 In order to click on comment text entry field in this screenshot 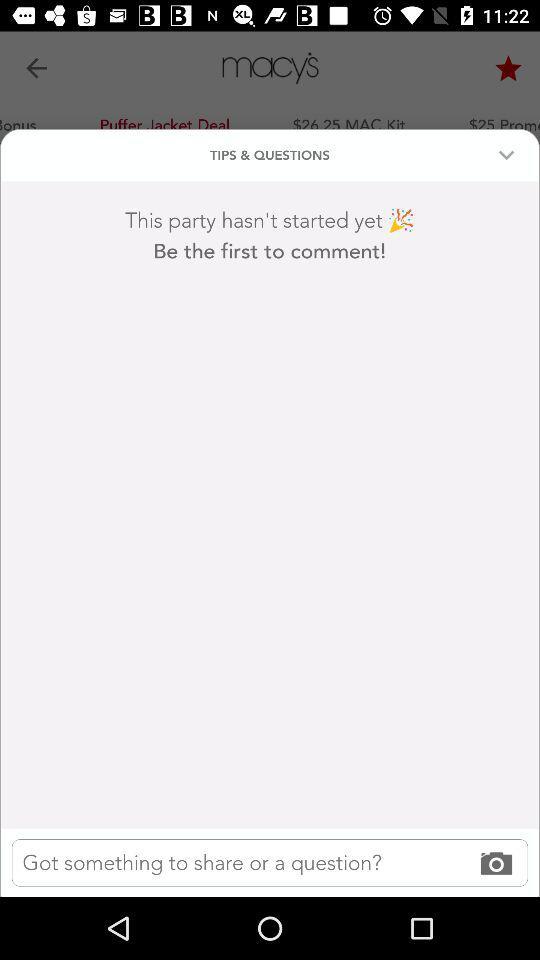, I will do `click(270, 861)`.